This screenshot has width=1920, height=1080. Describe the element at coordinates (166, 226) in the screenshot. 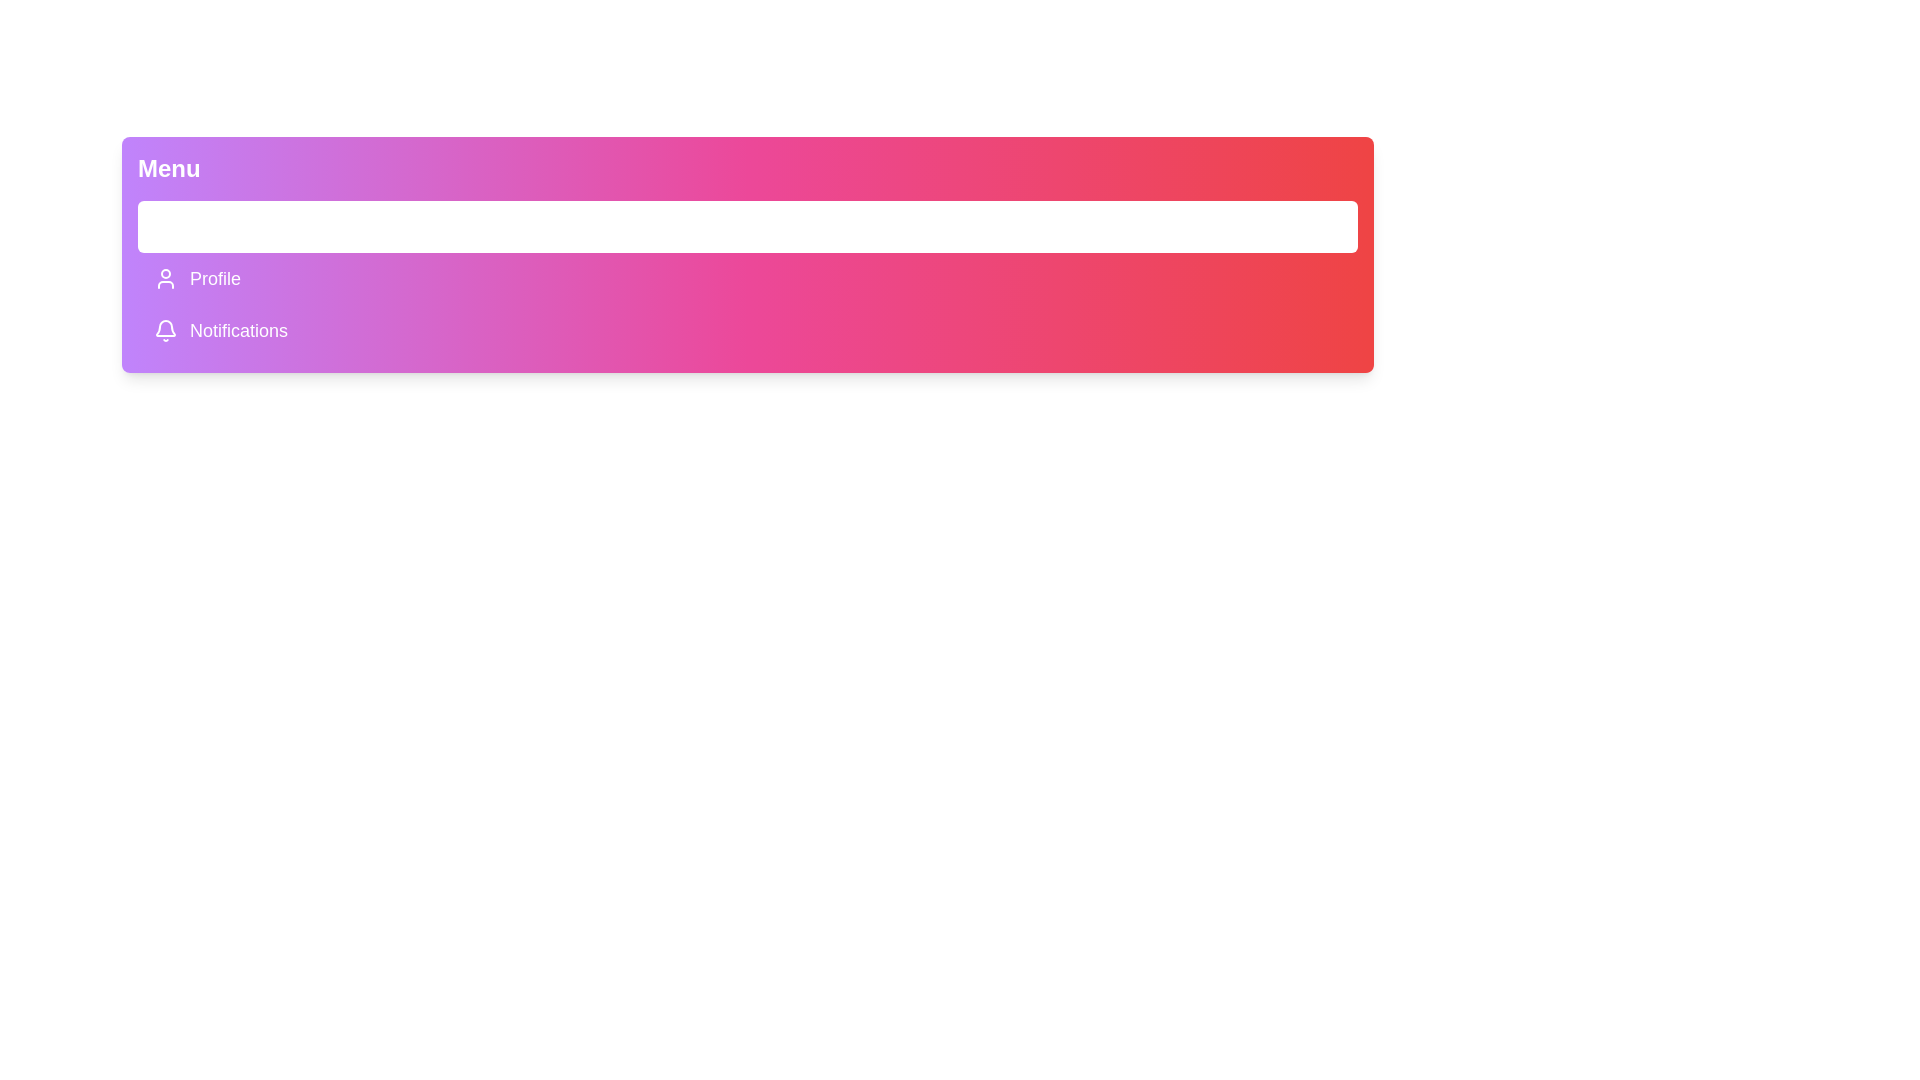

I see `the icon of the 'Home' menu item to observe its details` at that location.